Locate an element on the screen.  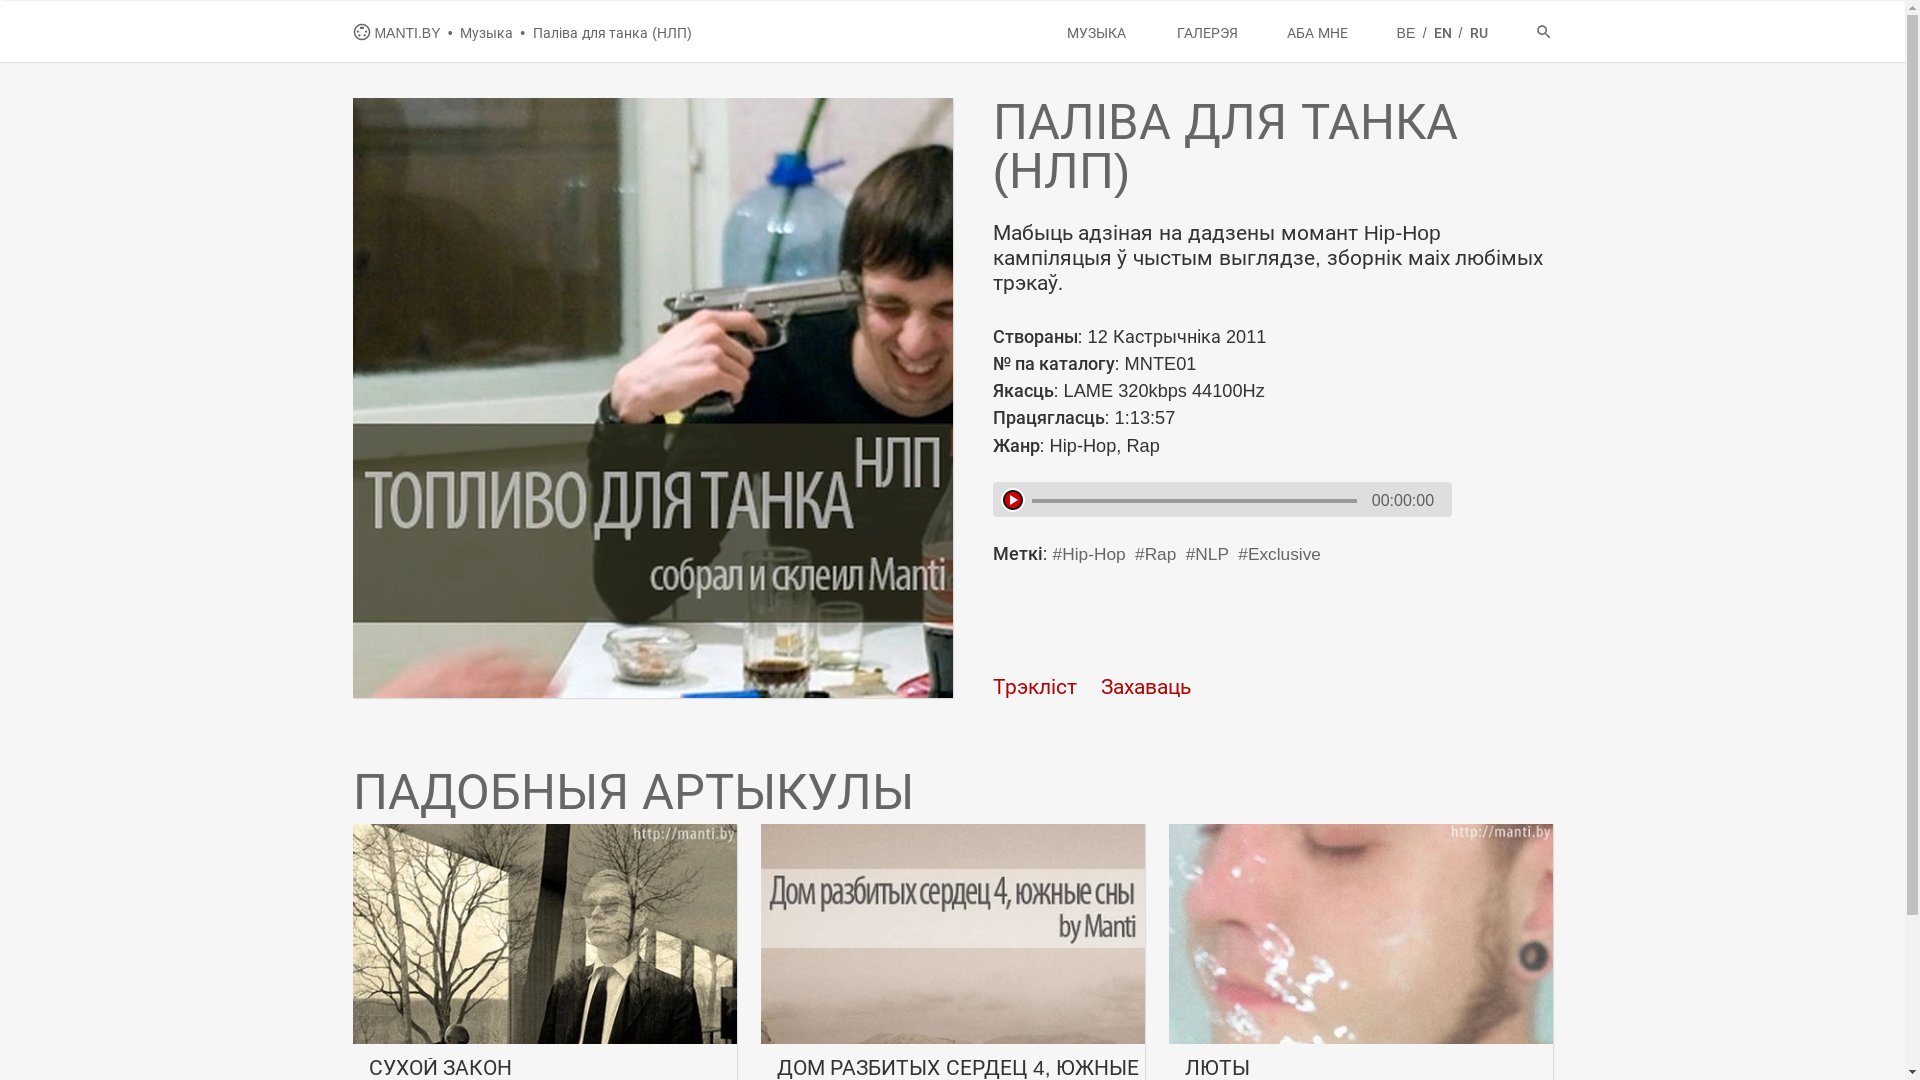
'Hip-Hop' is located at coordinates (1088, 554).